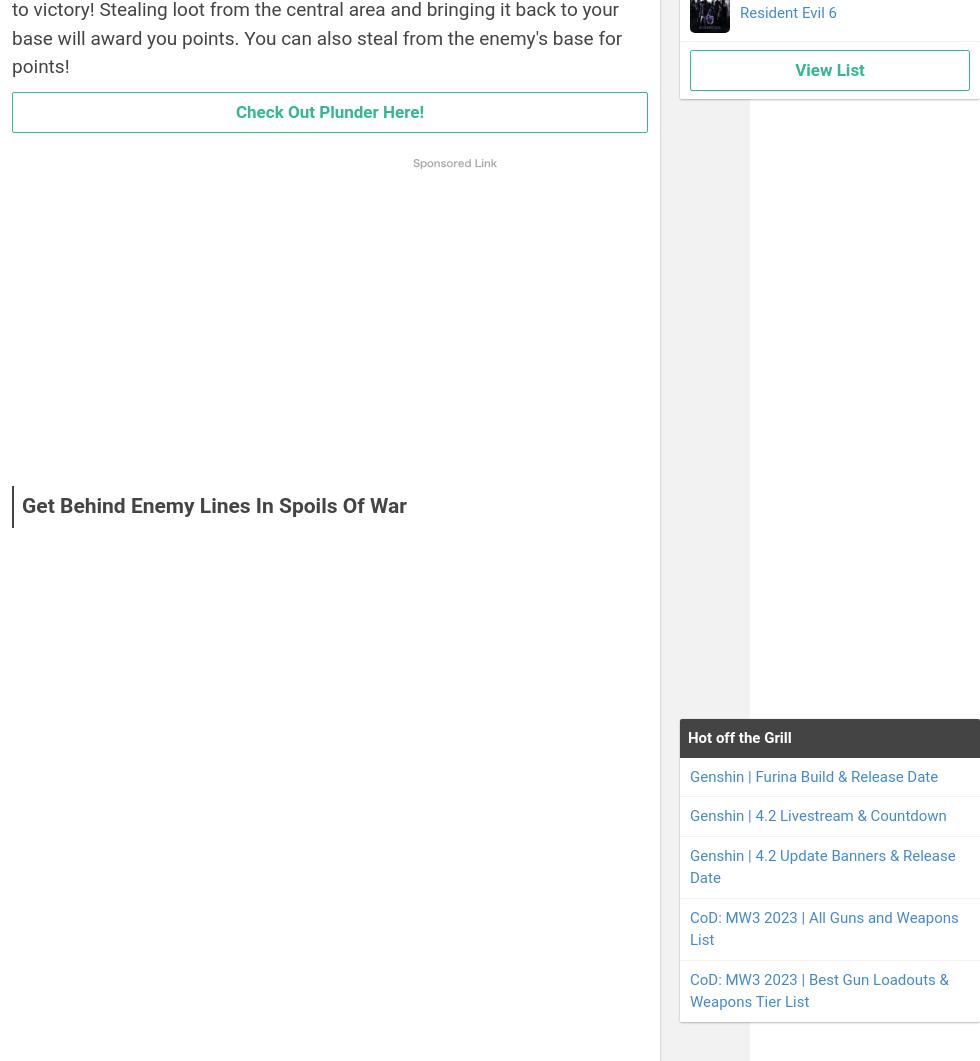 This screenshot has height=1061, width=980. Describe the element at coordinates (818, 989) in the screenshot. I see `'CoD: MW3 2023 | Best Gun Loadouts & Weapons Tier List'` at that location.